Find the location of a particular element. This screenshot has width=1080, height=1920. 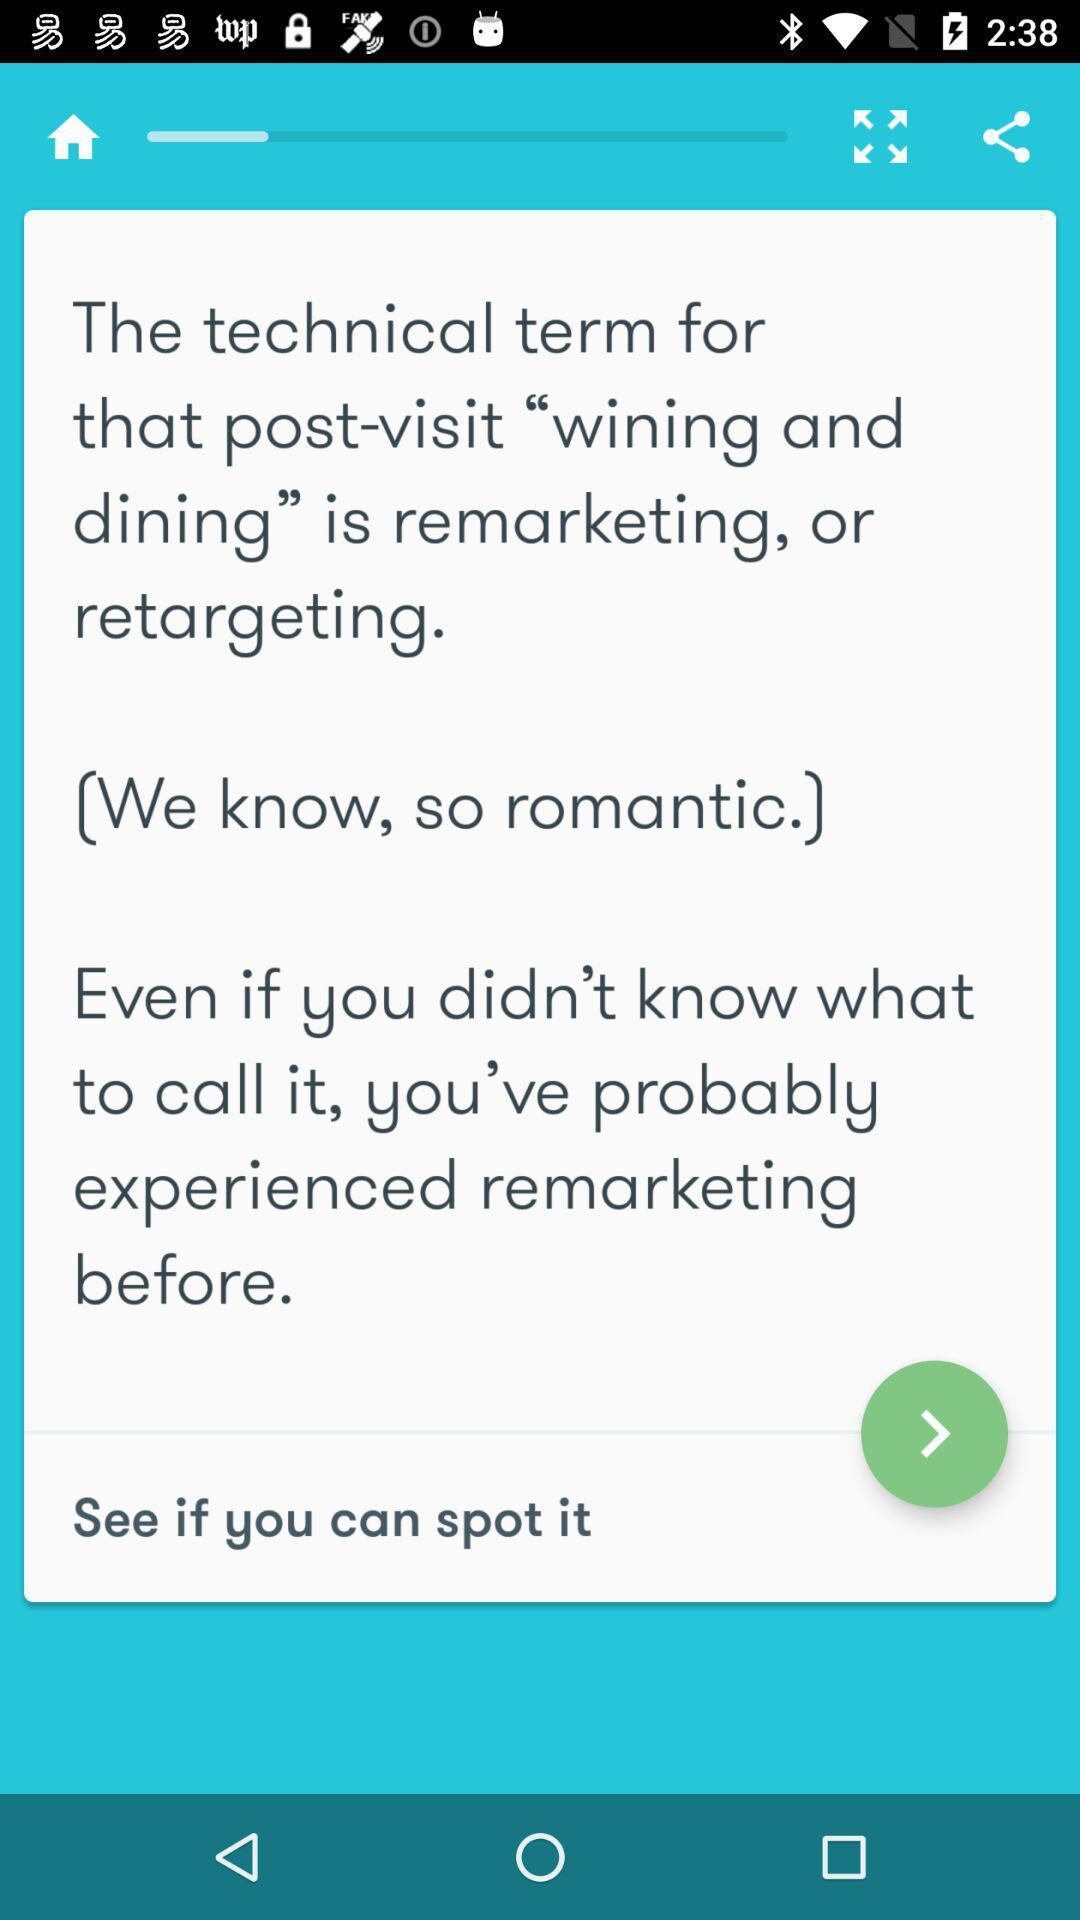

the share icon is located at coordinates (1006, 135).